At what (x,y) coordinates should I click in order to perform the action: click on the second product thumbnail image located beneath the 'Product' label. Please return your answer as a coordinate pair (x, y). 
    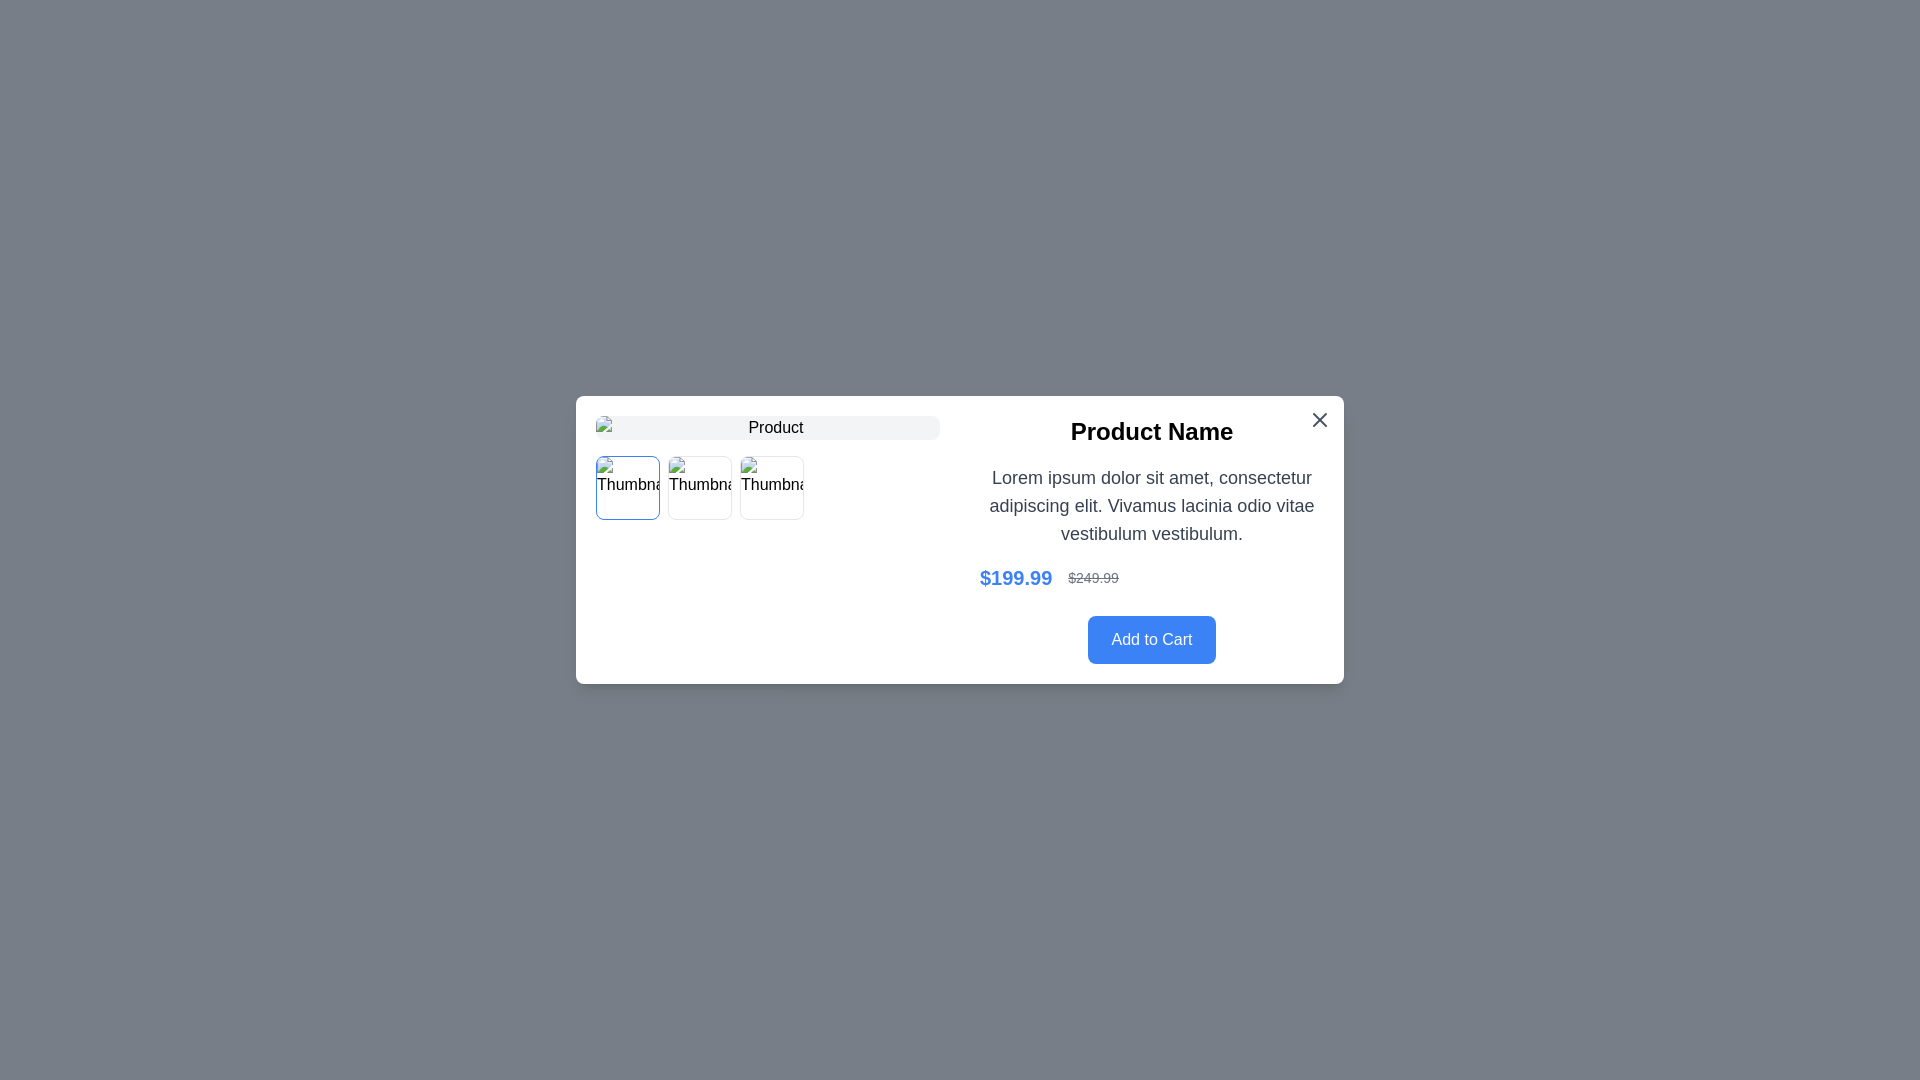
    Looking at the image, I should click on (700, 488).